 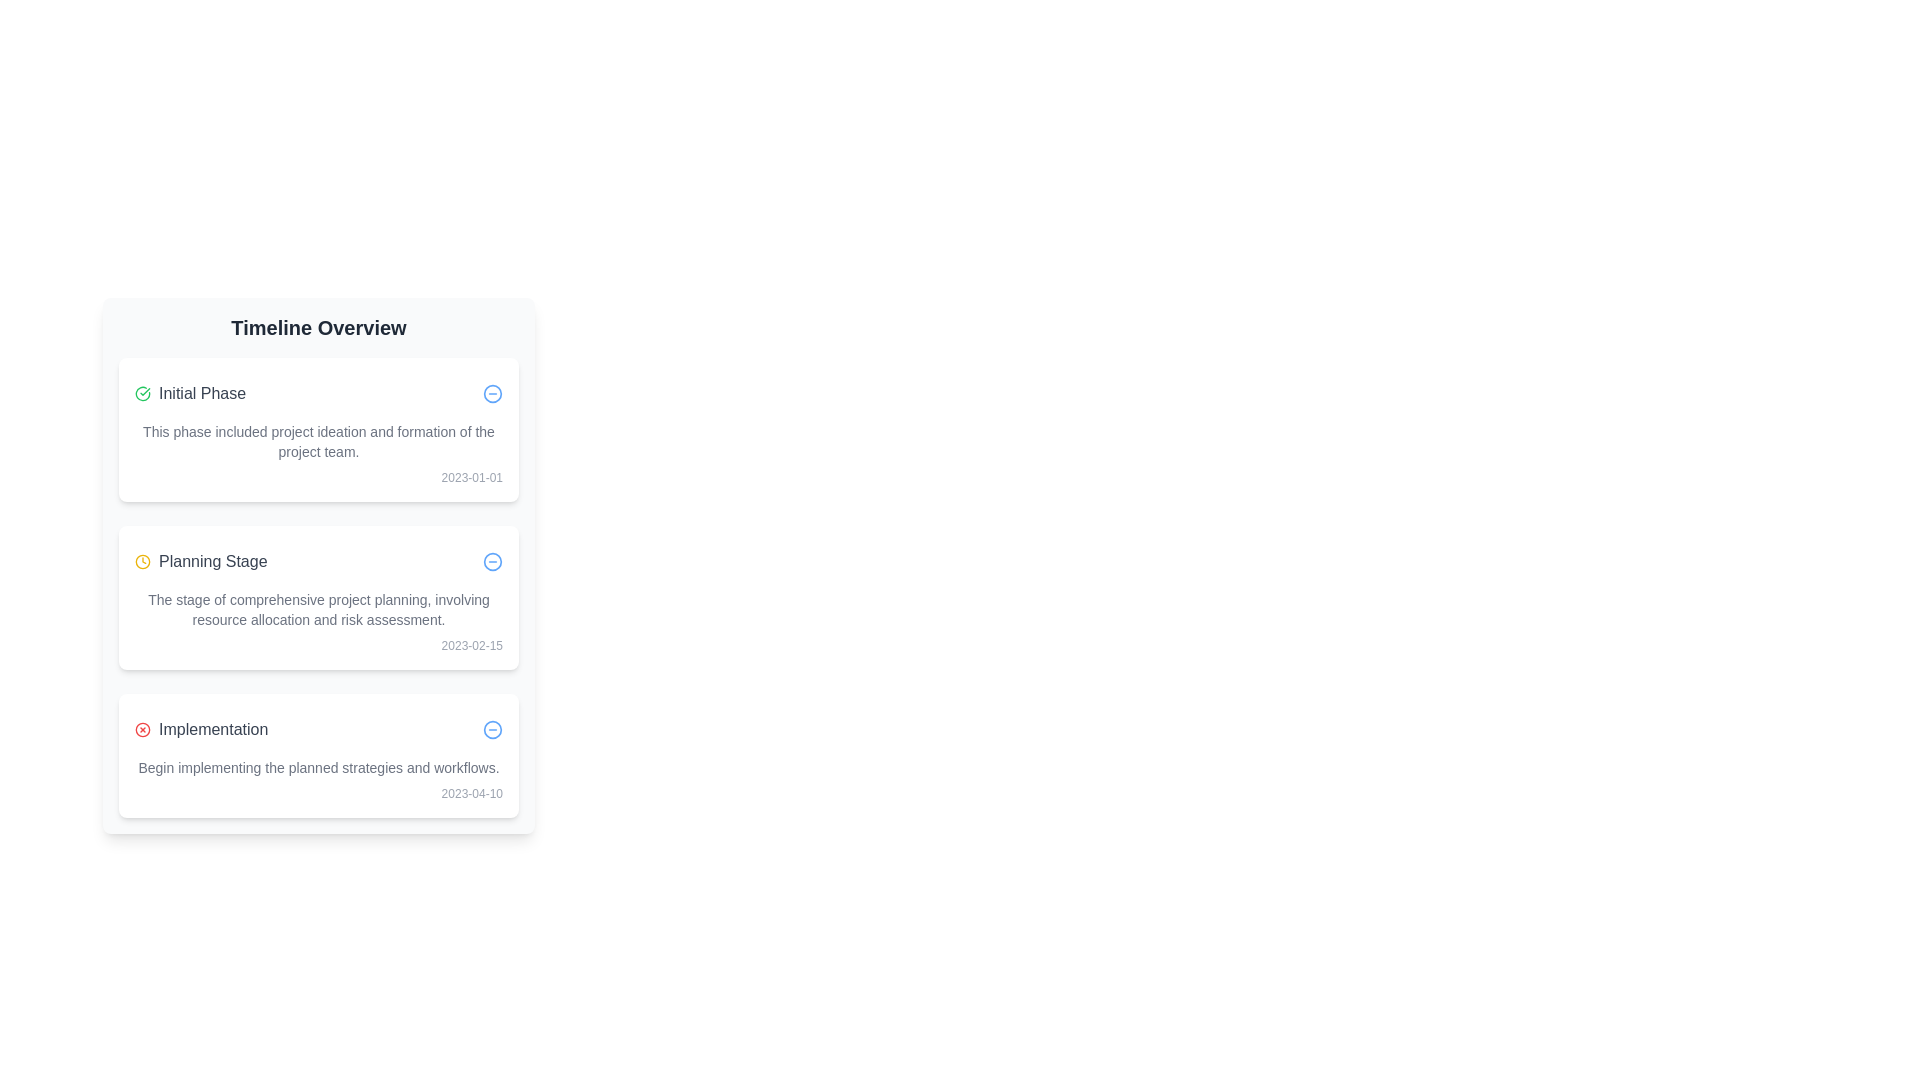 I want to click on the 'Implementation' text label with an icon, which indicates the beginning of the implementation processes in the vertical timeline layout, so click(x=201, y=729).